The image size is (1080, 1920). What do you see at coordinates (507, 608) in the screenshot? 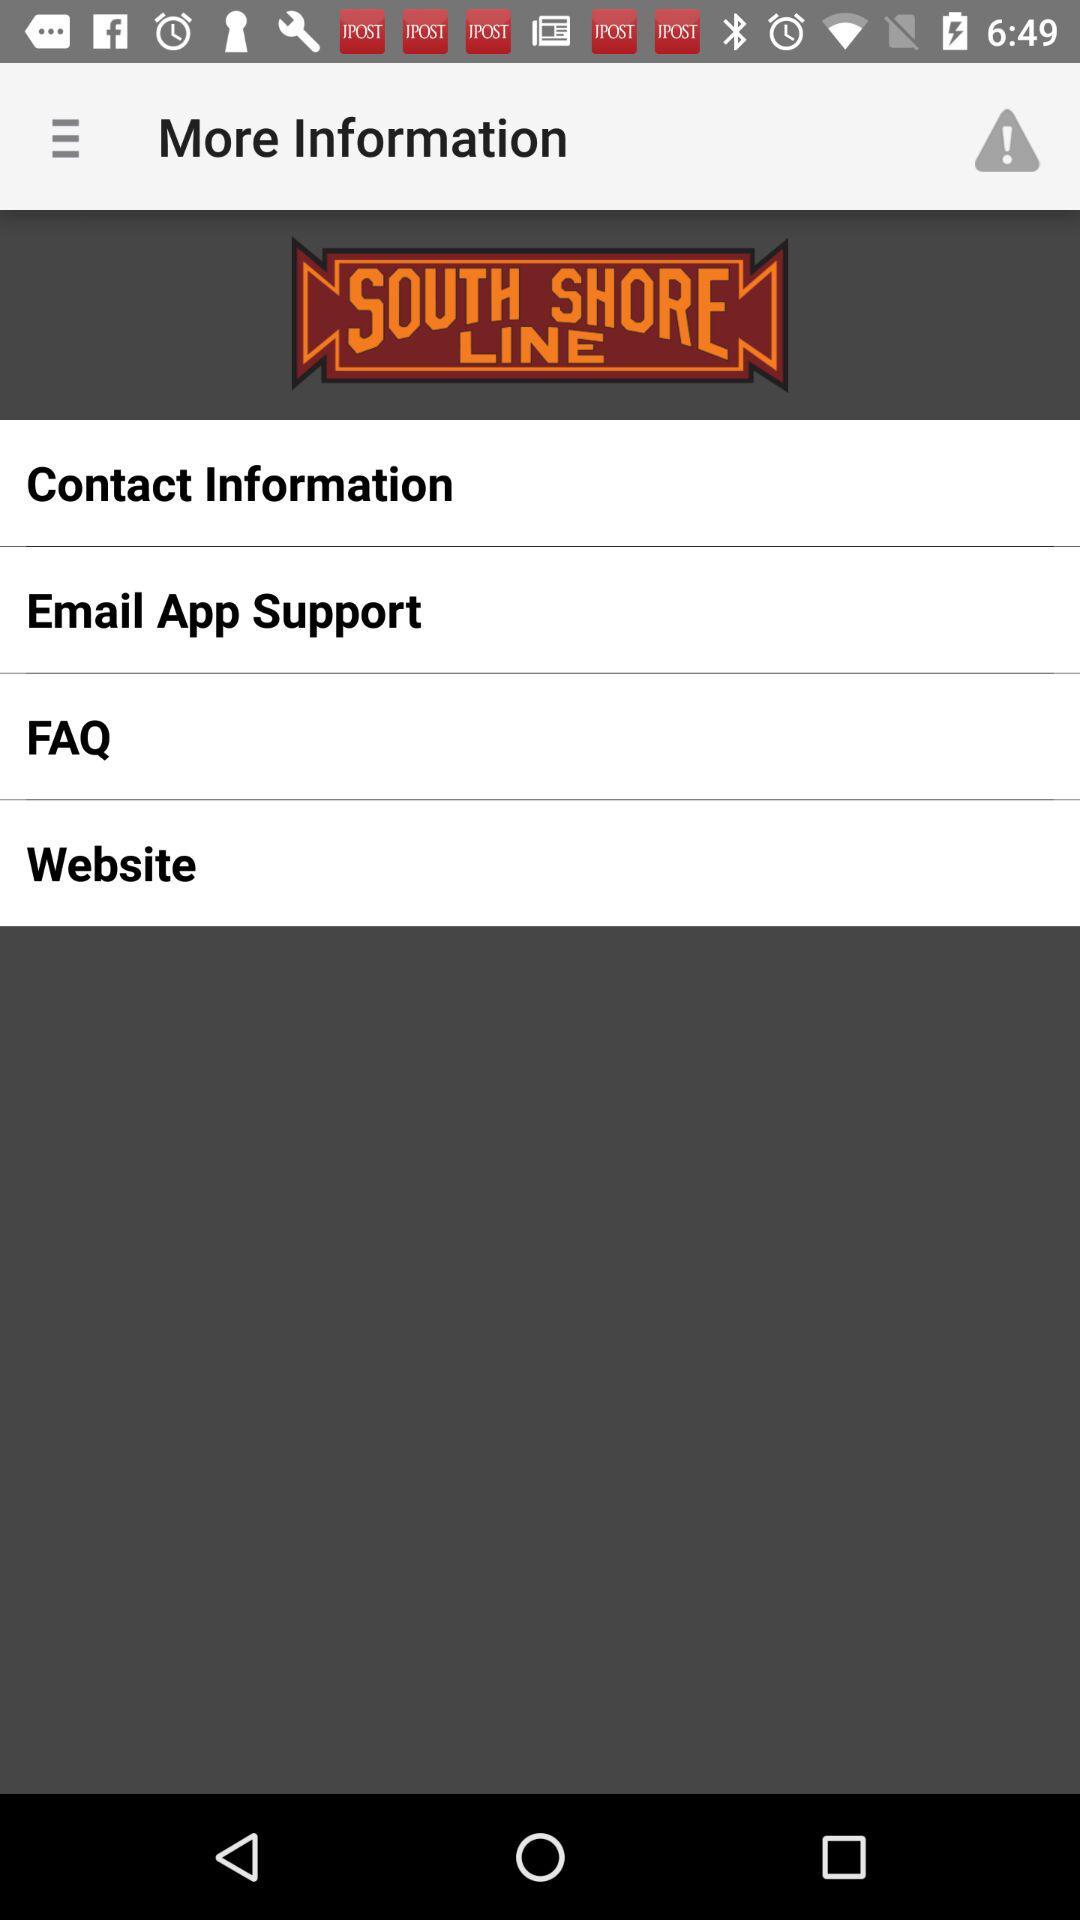
I see `icon below contact information icon` at bounding box center [507, 608].